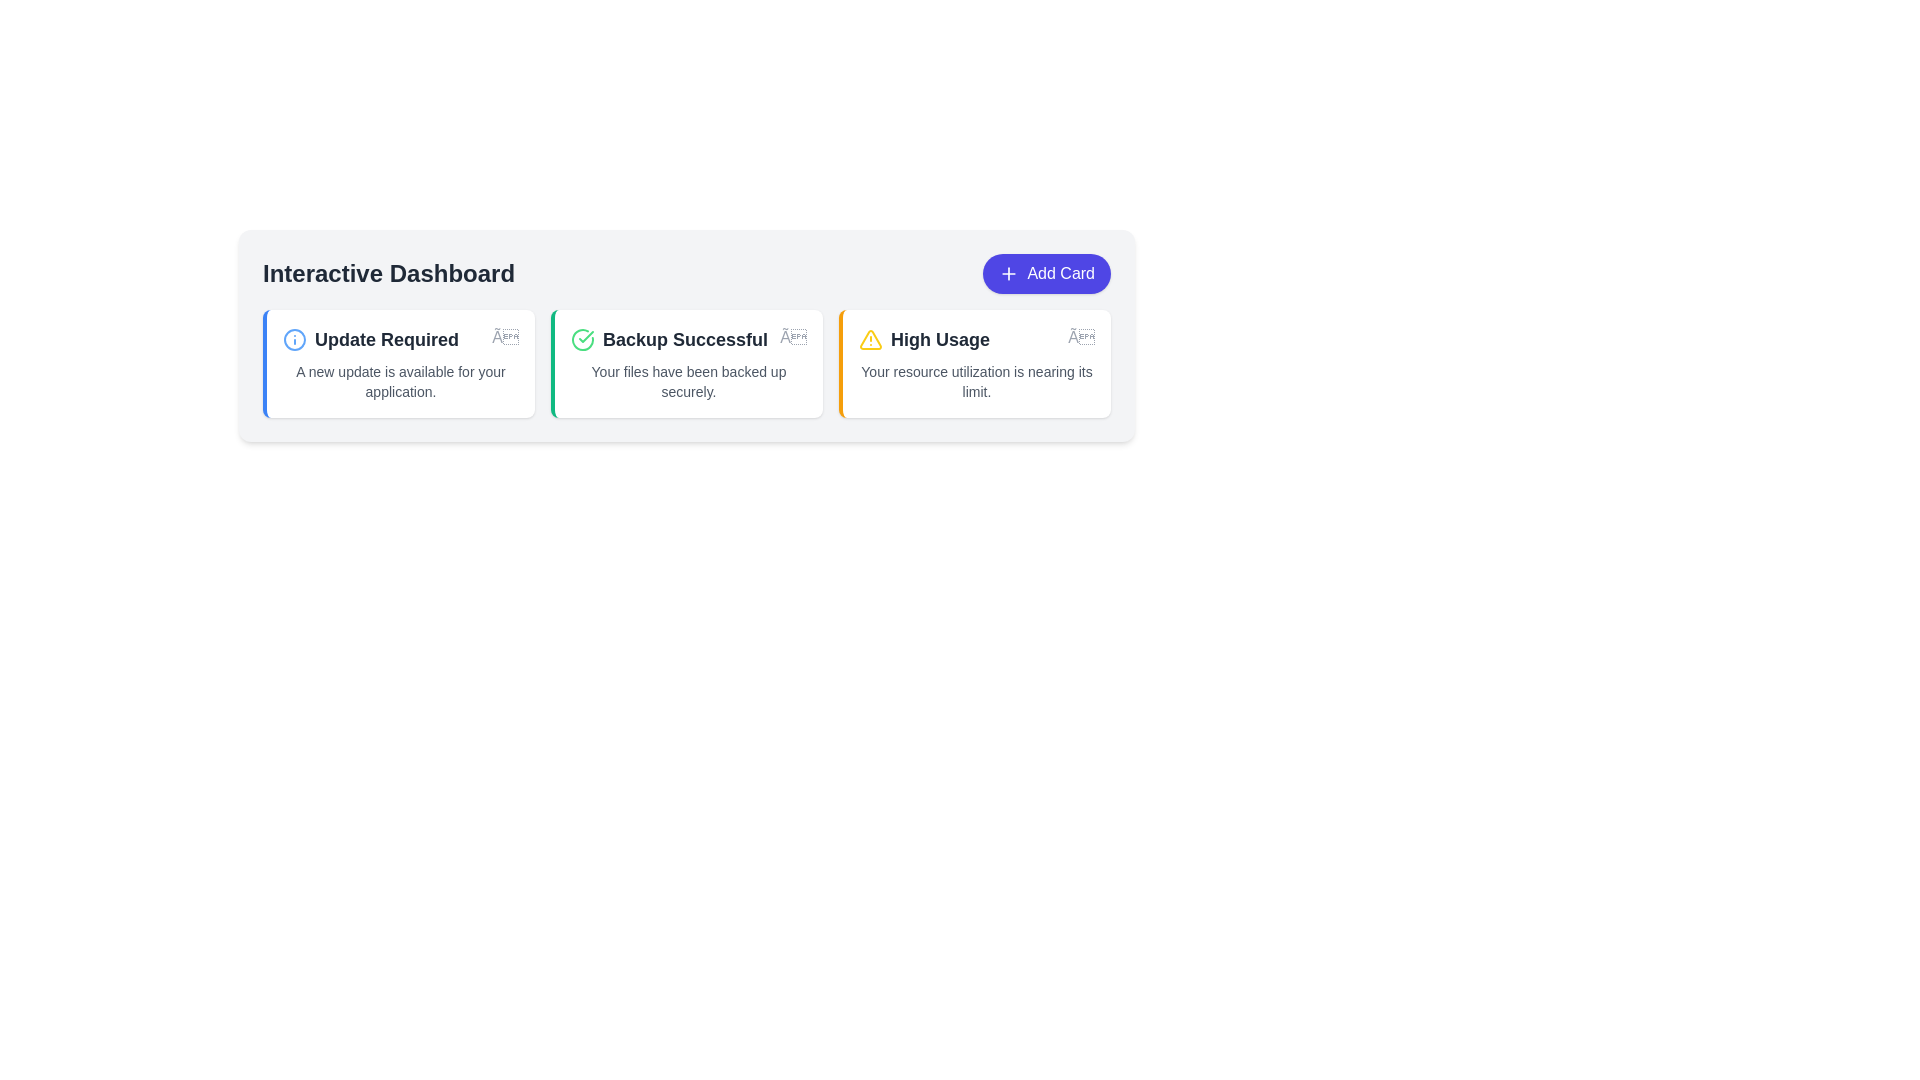 The image size is (1920, 1080). I want to click on the title text element indicating a notification about high resource usage in the first notification card with a yellow left border, so click(977, 338).